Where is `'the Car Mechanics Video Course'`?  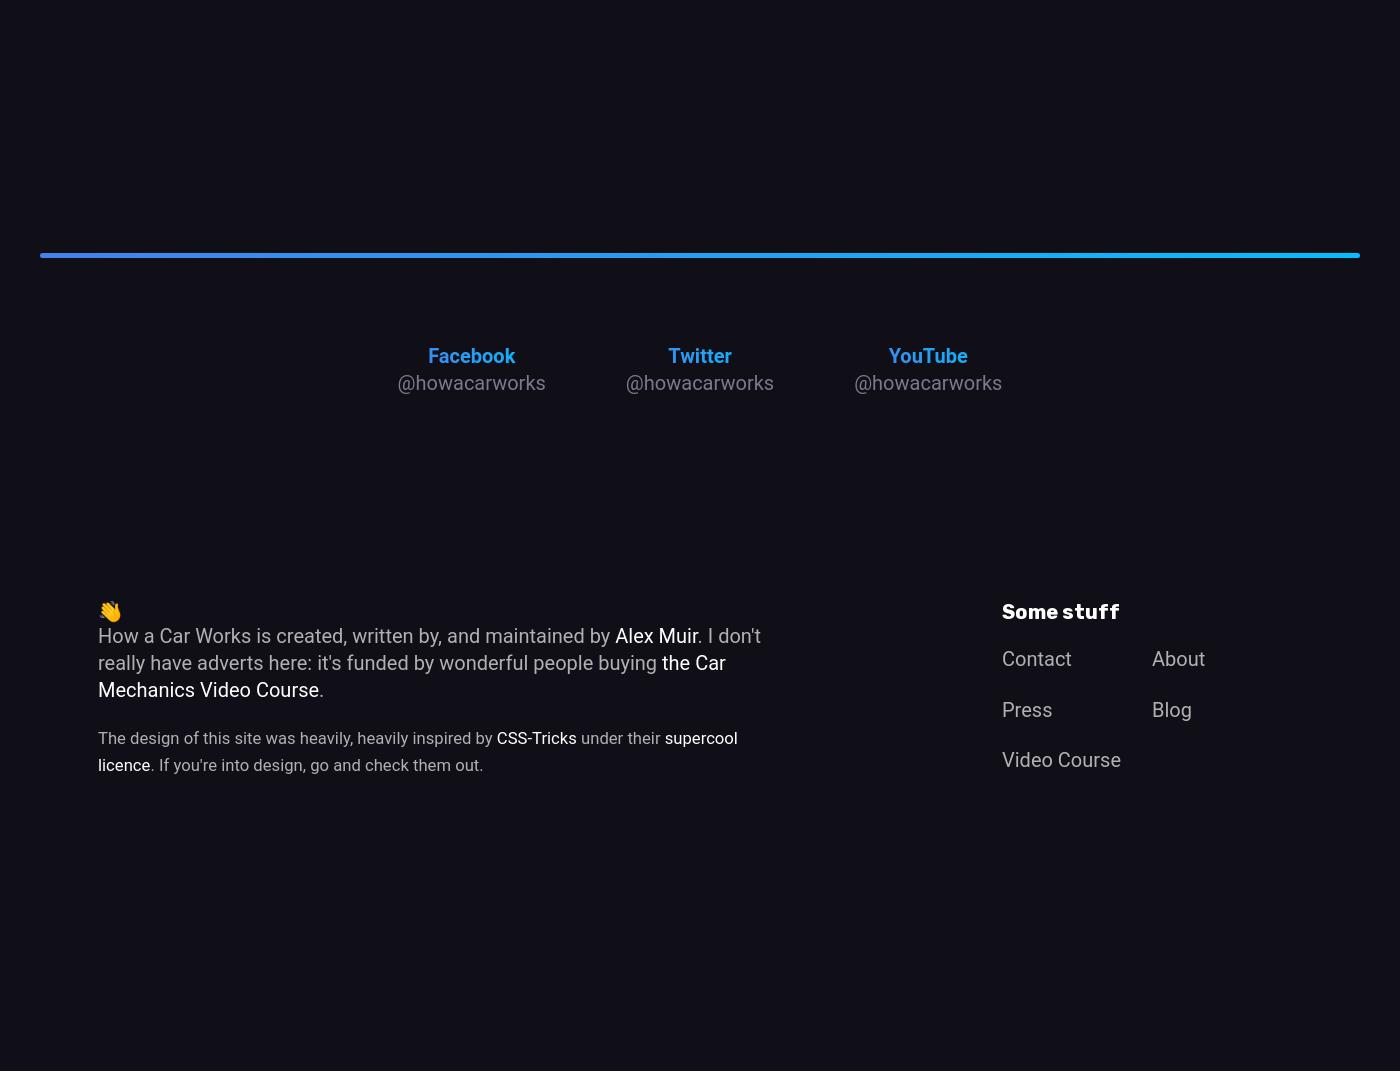
'the Car Mechanics Video Course' is located at coordinates (411, 674).